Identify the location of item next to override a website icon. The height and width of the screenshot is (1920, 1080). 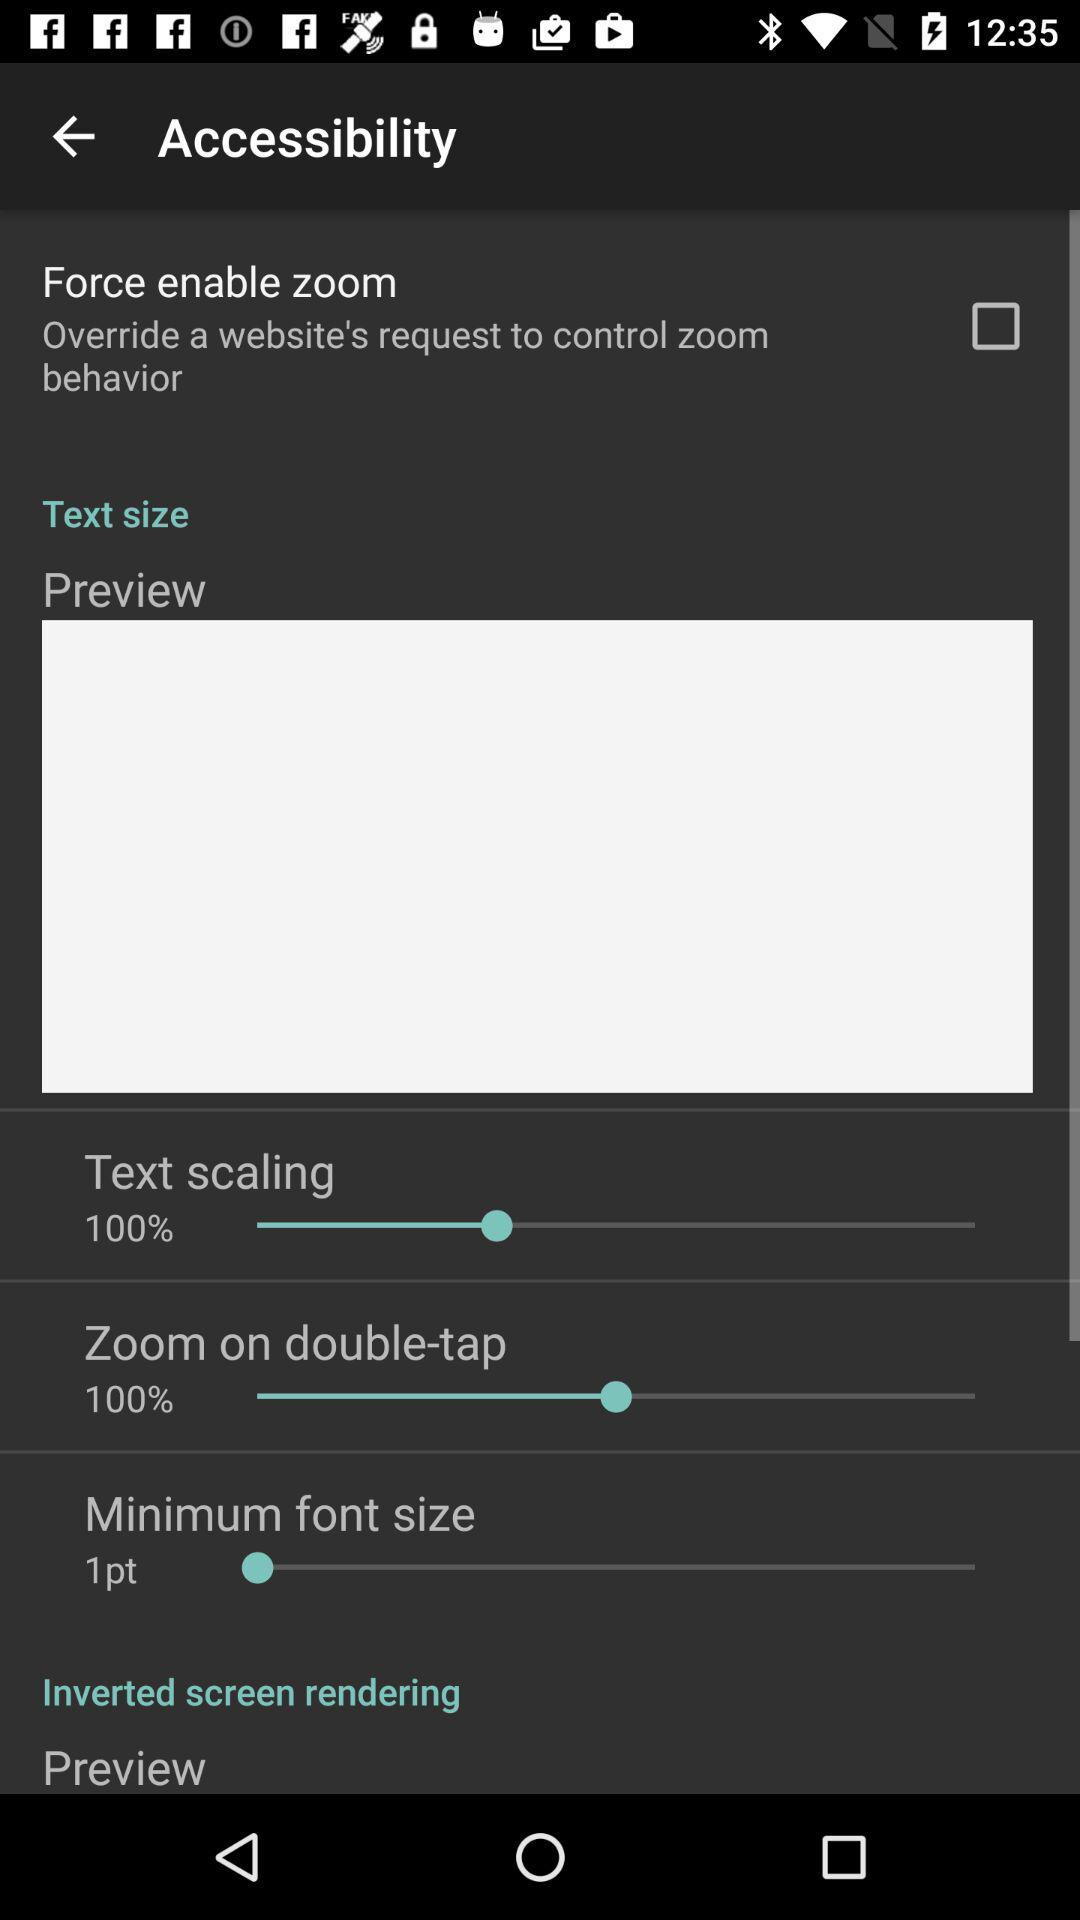
(995, 326).